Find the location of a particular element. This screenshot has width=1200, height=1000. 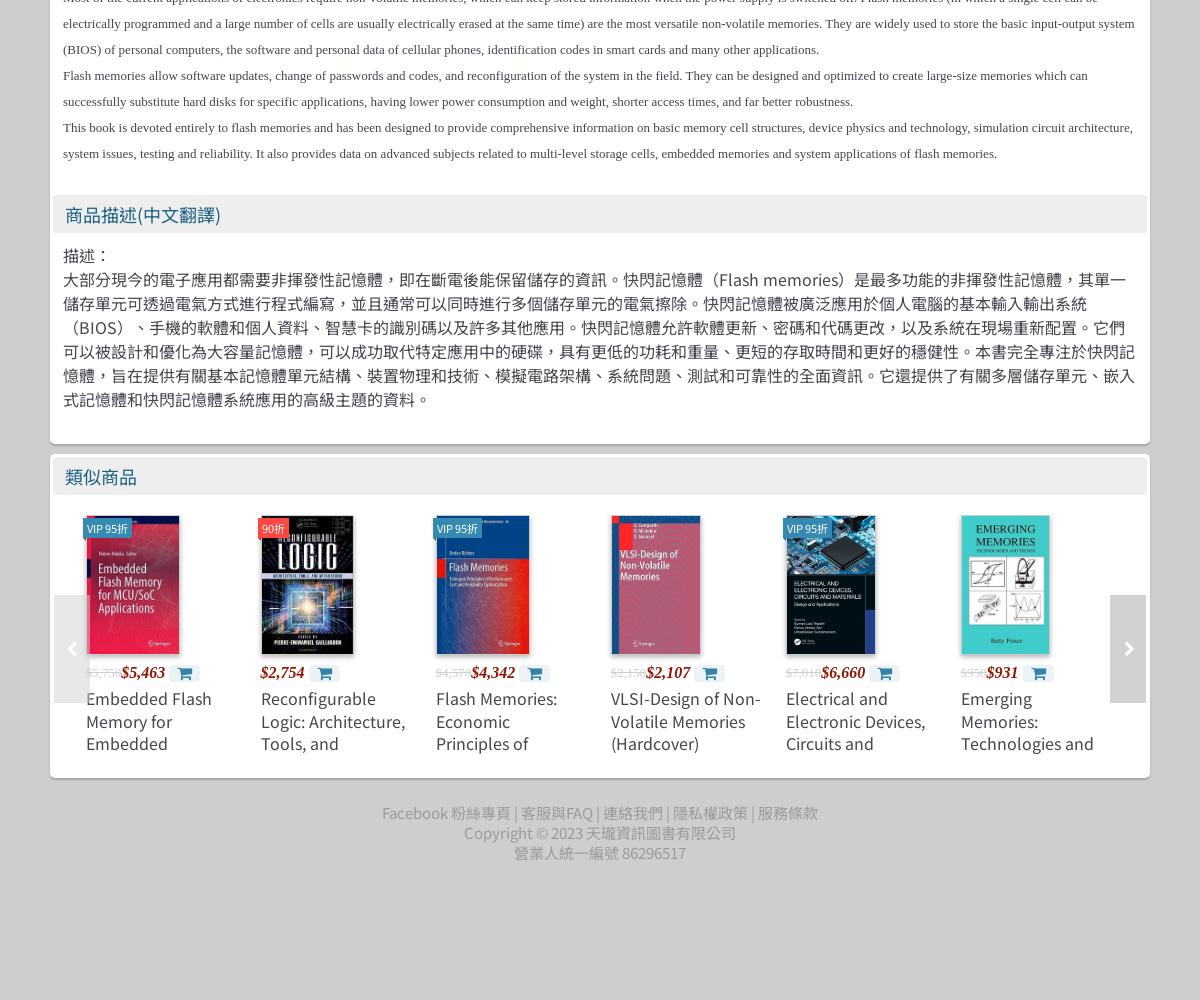

'This book is devoted entirely to flash memories and has been designed to 
  provide comprehensive information on basic memory cell structures, device 
  physics and technology, simulation circuit architecture, system issues, 
  testing and reliability. It also provides data on advanced subjects related to 
  multi-level storage cells, embedded memories and system applications of flash 
  memories.' is located at coordinates (596, 140).